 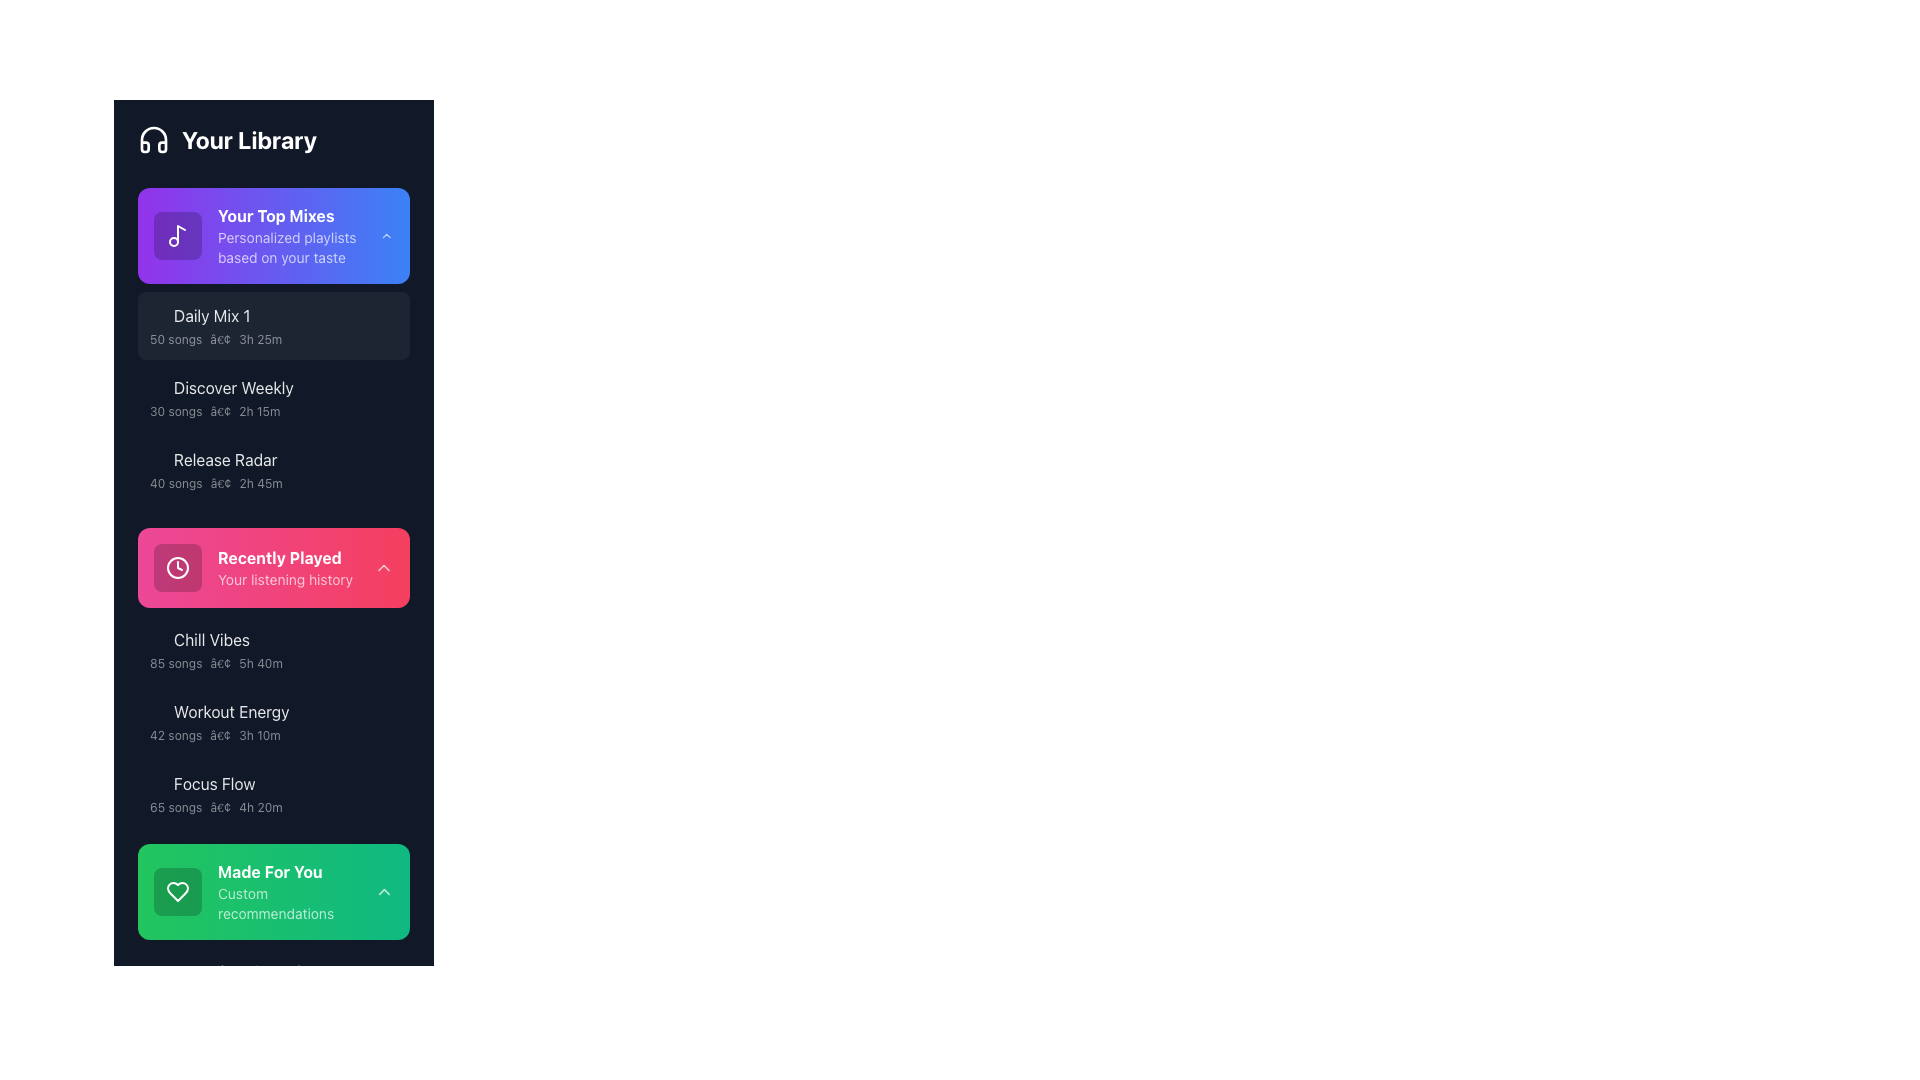 What do you see at coordinates (220, 338) in the screenshot?
I see `the bullet symbol that serves as a text separator between '50 songs' and '3h 25m', positioned centrally in the row` at bounding box center [220, 338].